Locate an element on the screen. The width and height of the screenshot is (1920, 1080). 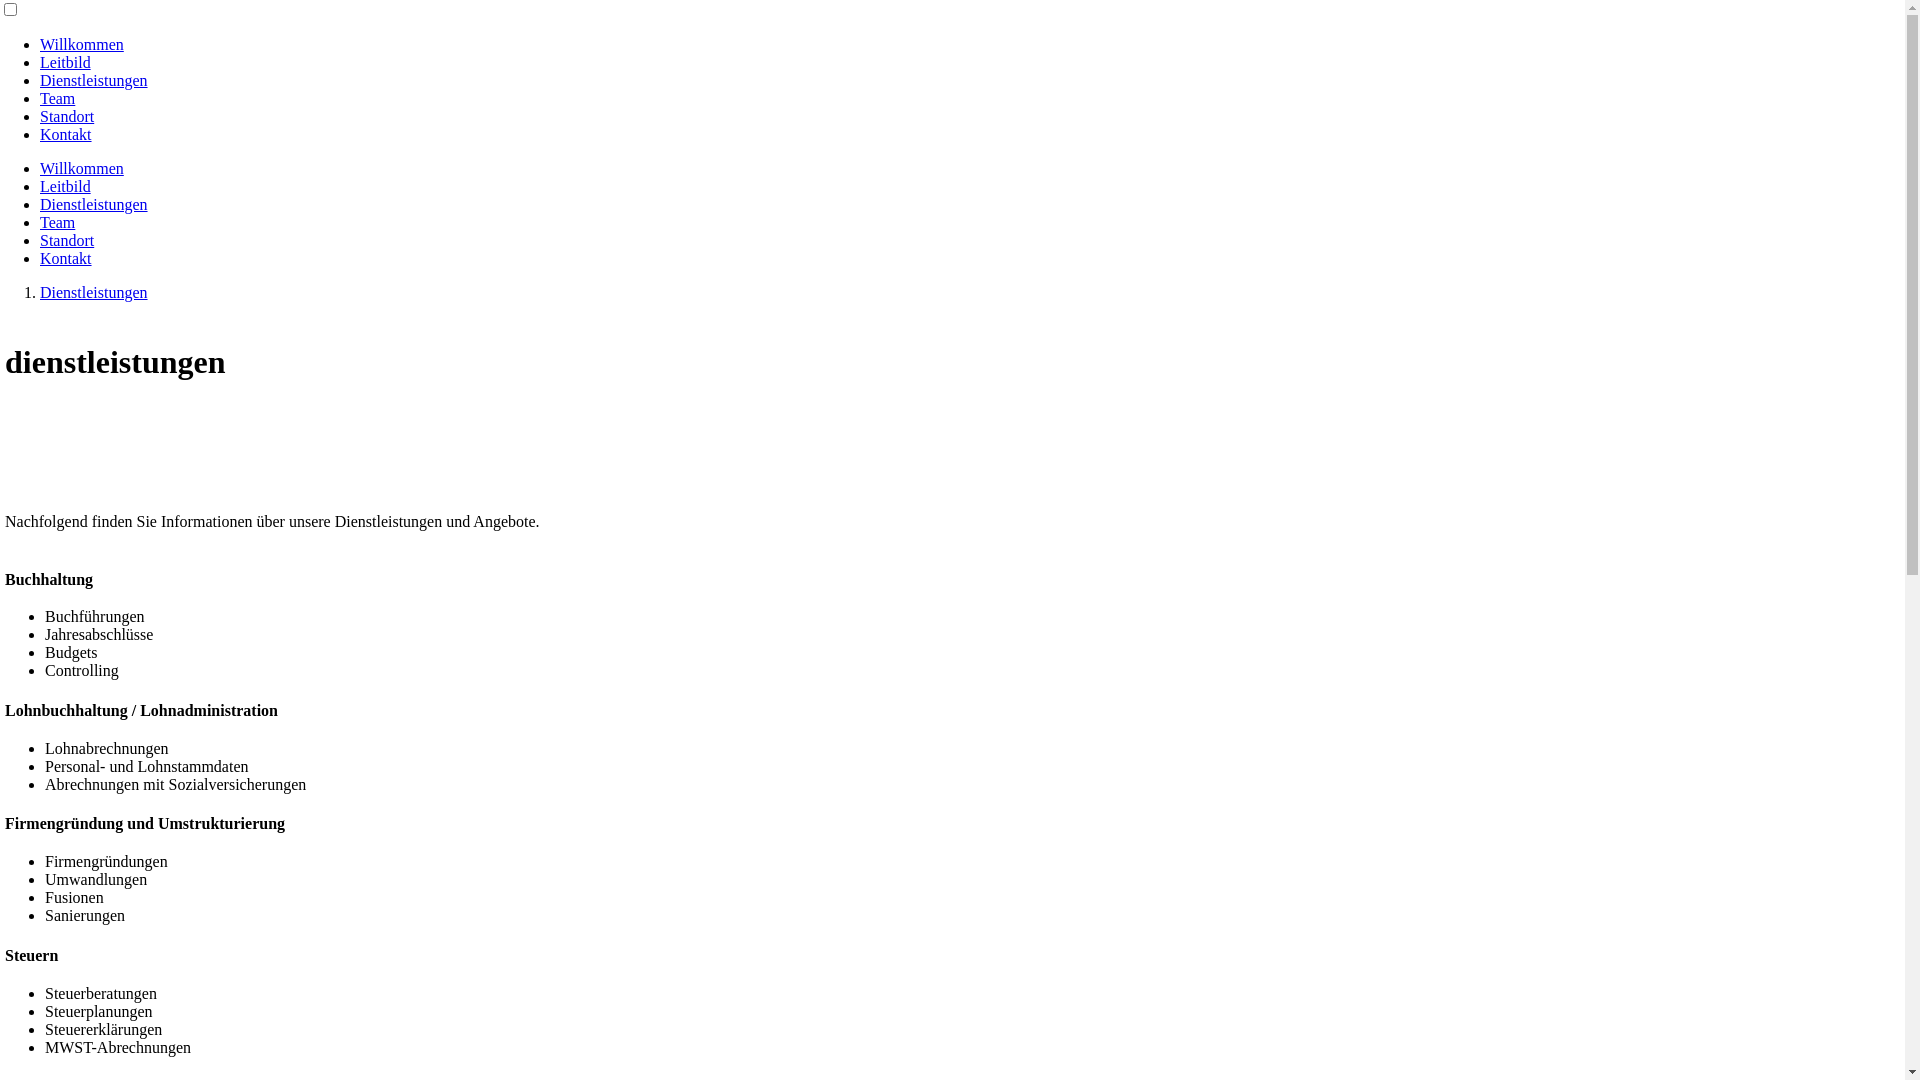
'Willkommen' is located at coordinates (39, 167).